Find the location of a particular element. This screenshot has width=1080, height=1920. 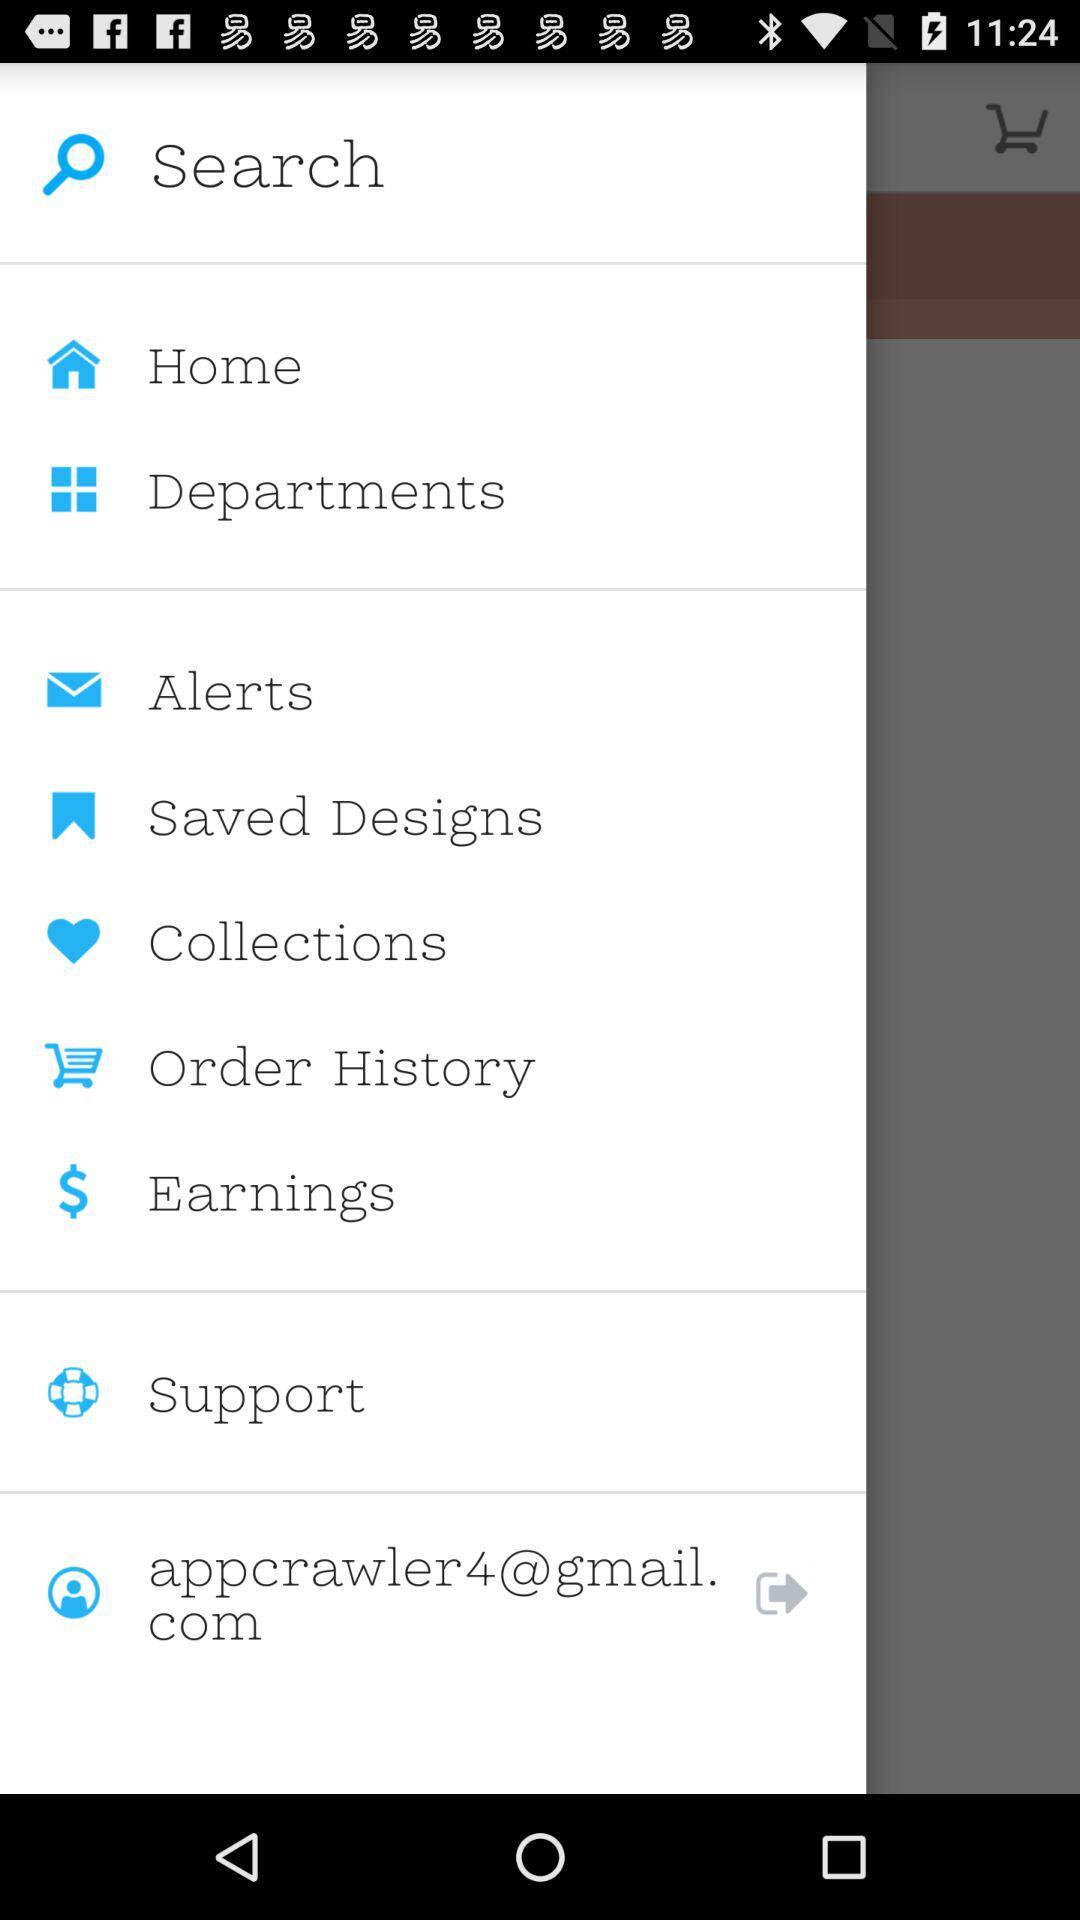

the search icon is located at coordinates (56, 136).